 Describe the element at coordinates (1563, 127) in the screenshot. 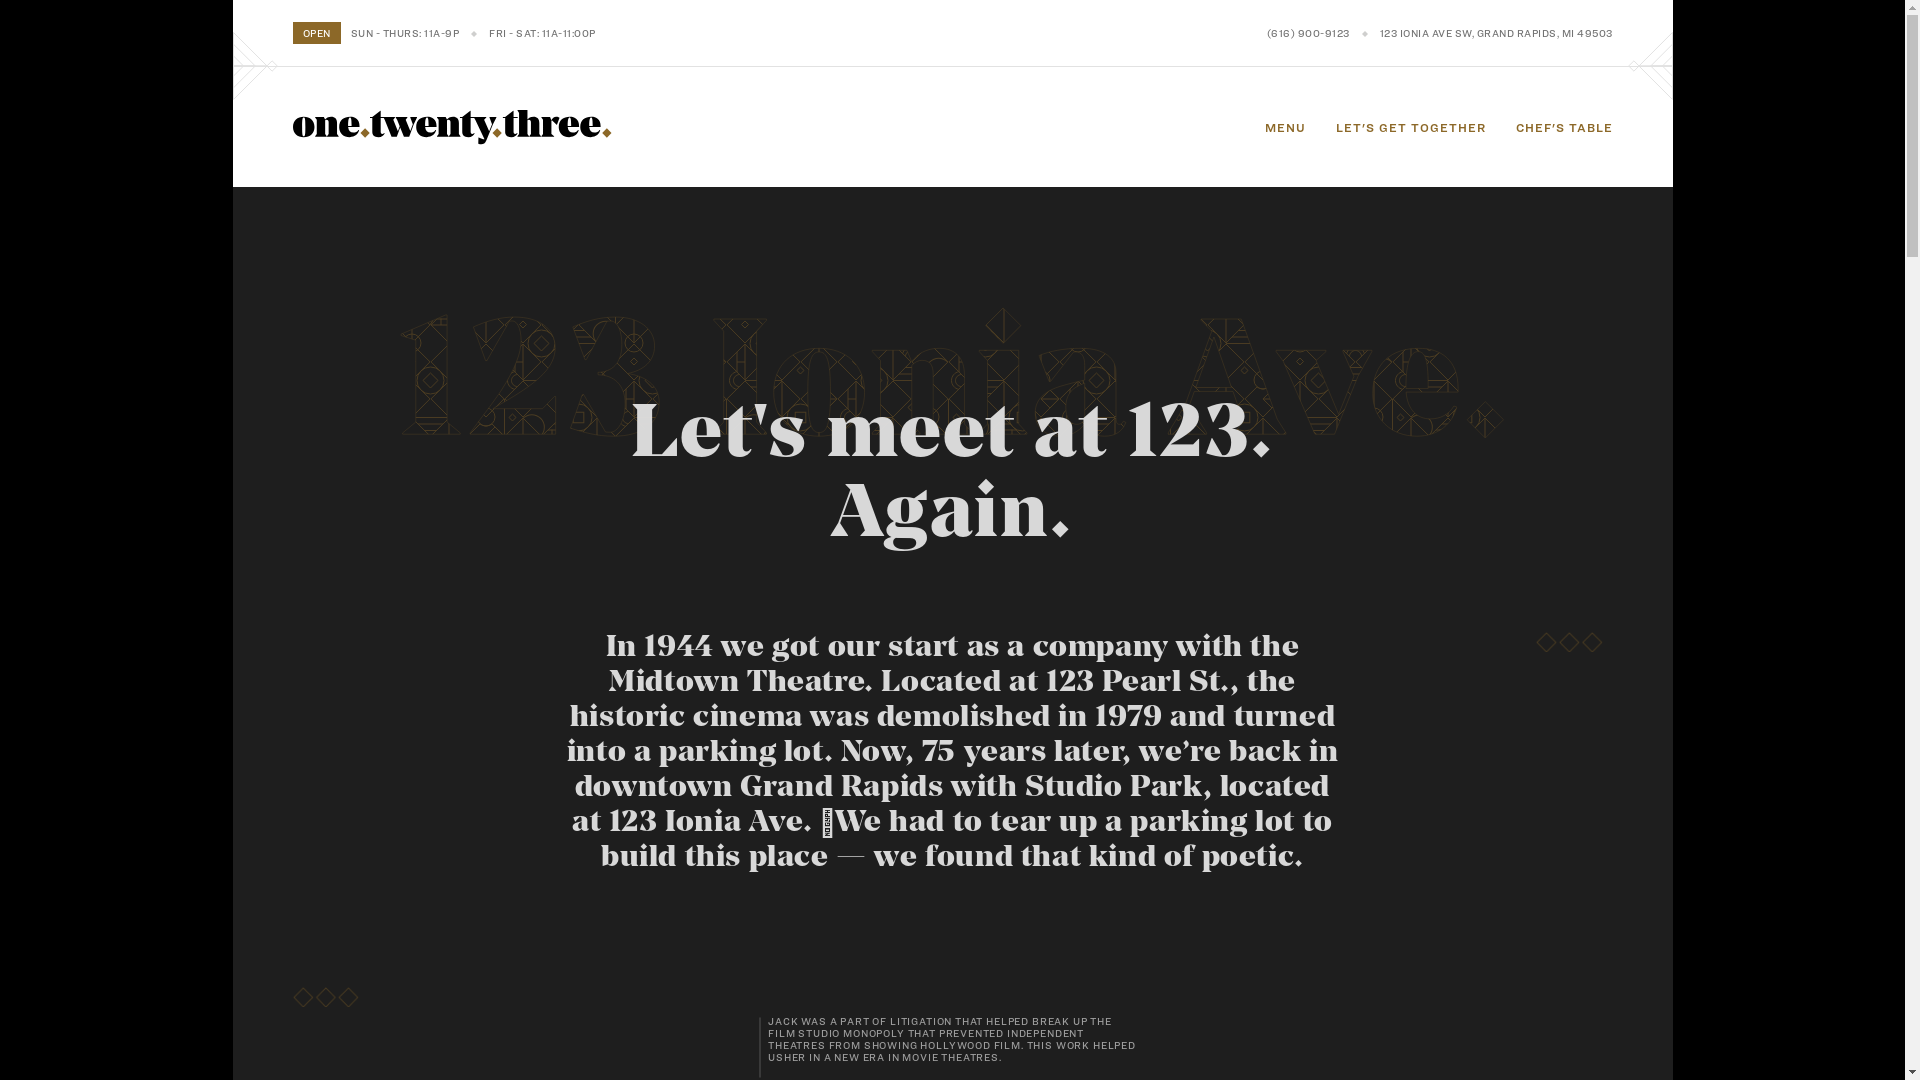

I see `'CHEF'S TABLE'` at that location.